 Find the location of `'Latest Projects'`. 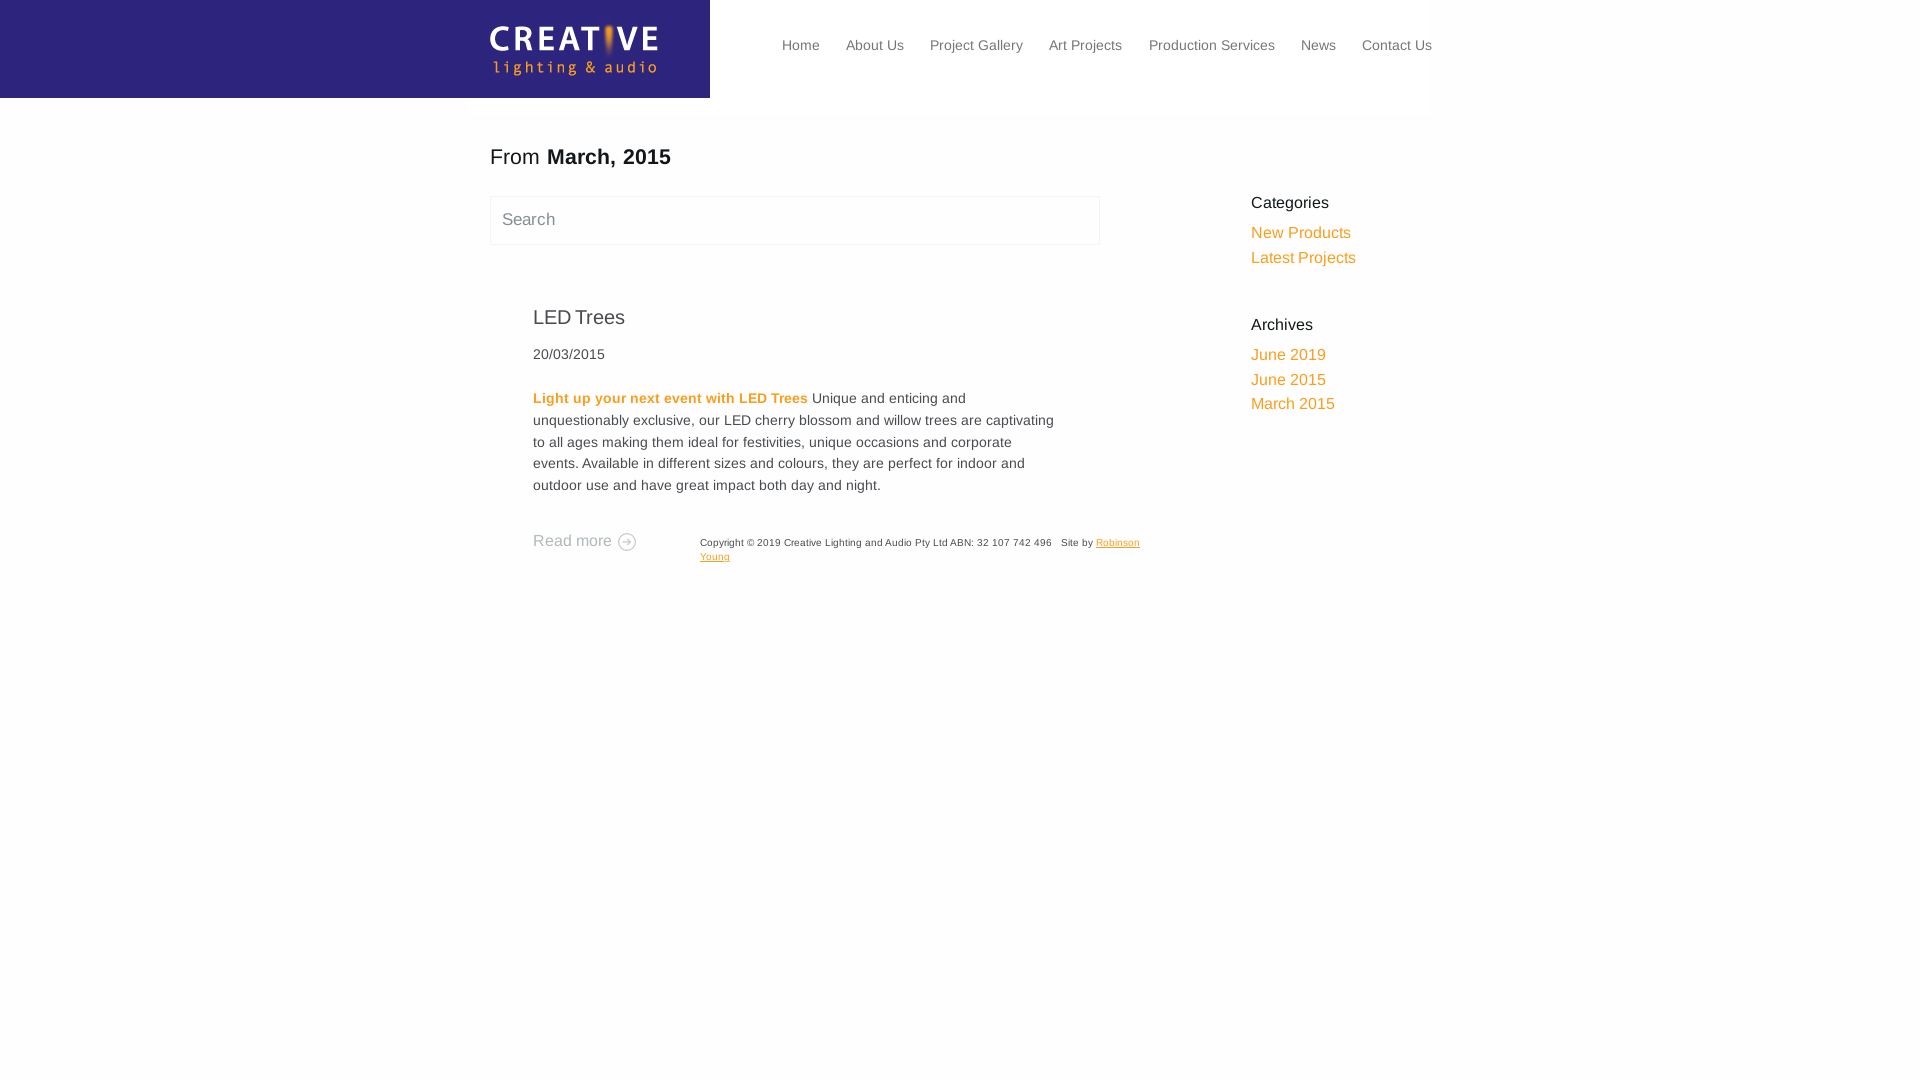

'Latest Projects' is located at coordinates (1303, 256).